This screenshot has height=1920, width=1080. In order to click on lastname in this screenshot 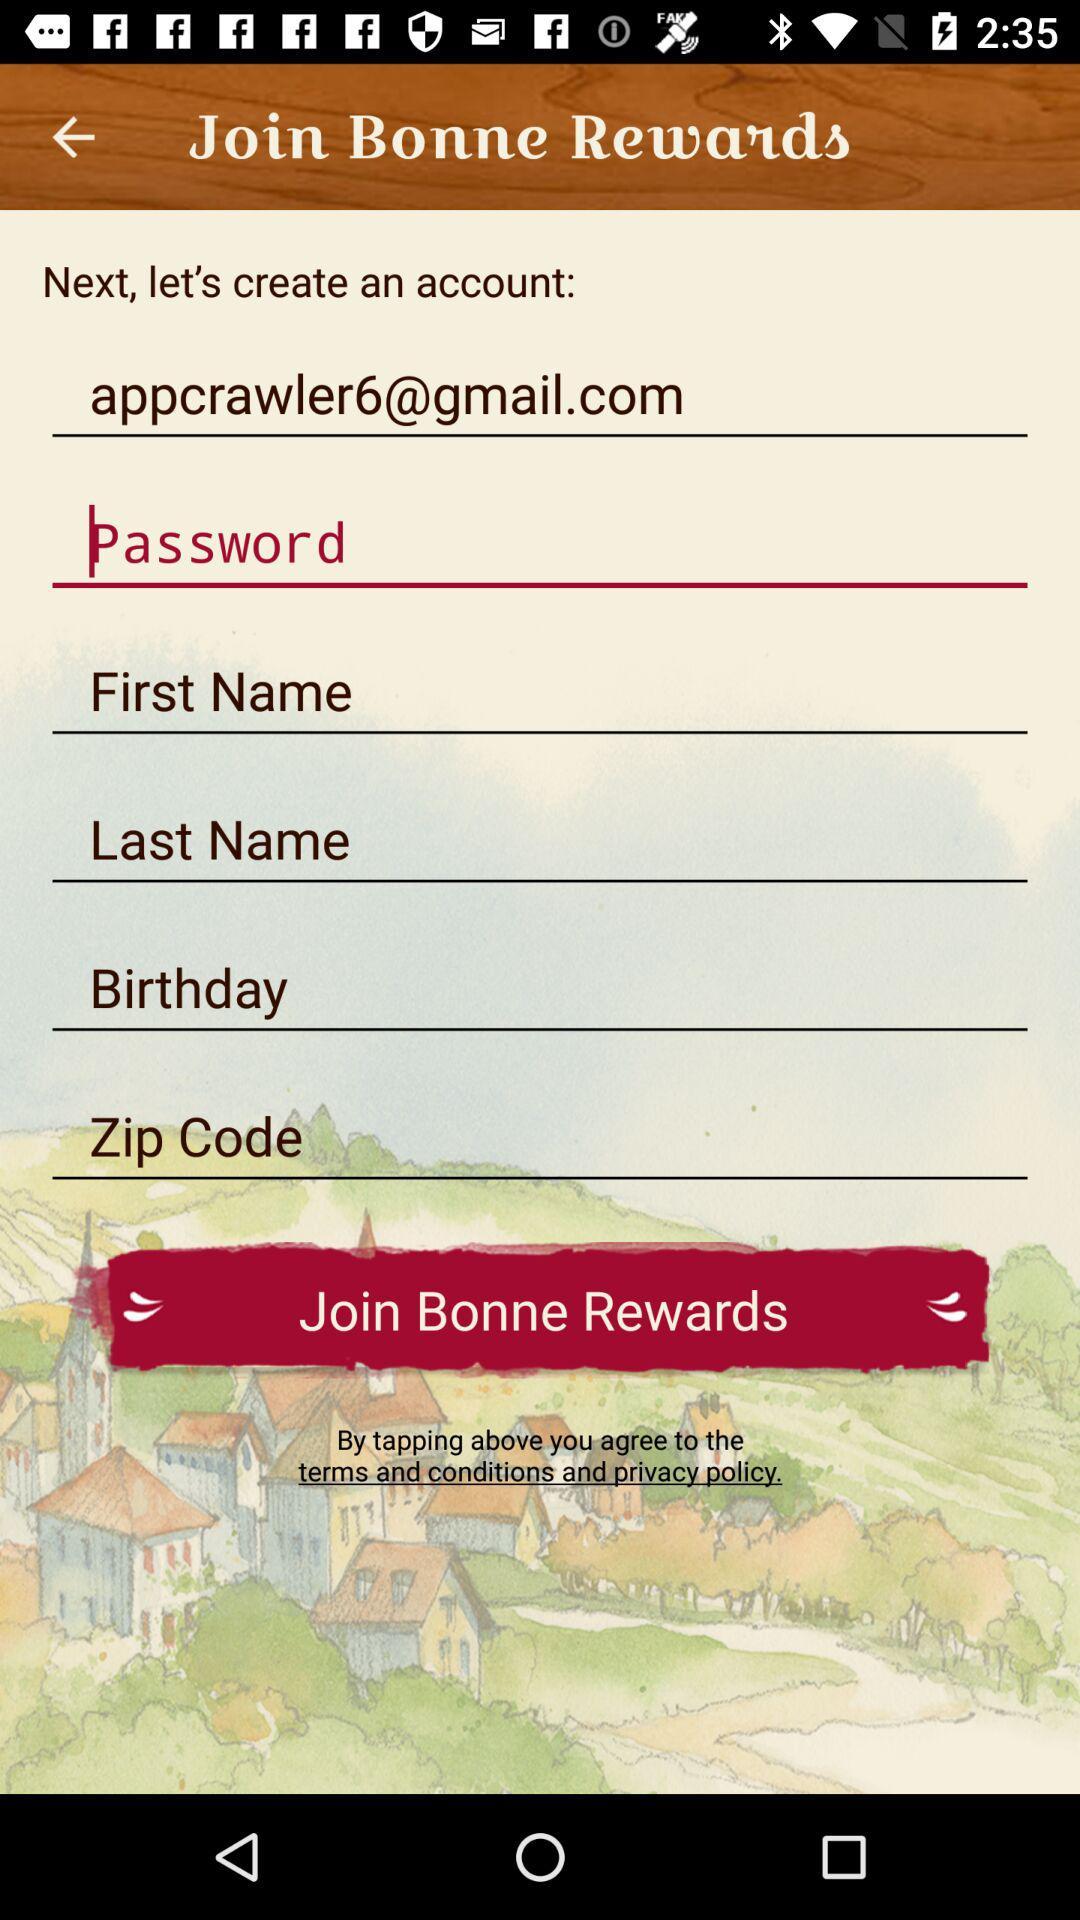, I will do `click(540, 839)`.